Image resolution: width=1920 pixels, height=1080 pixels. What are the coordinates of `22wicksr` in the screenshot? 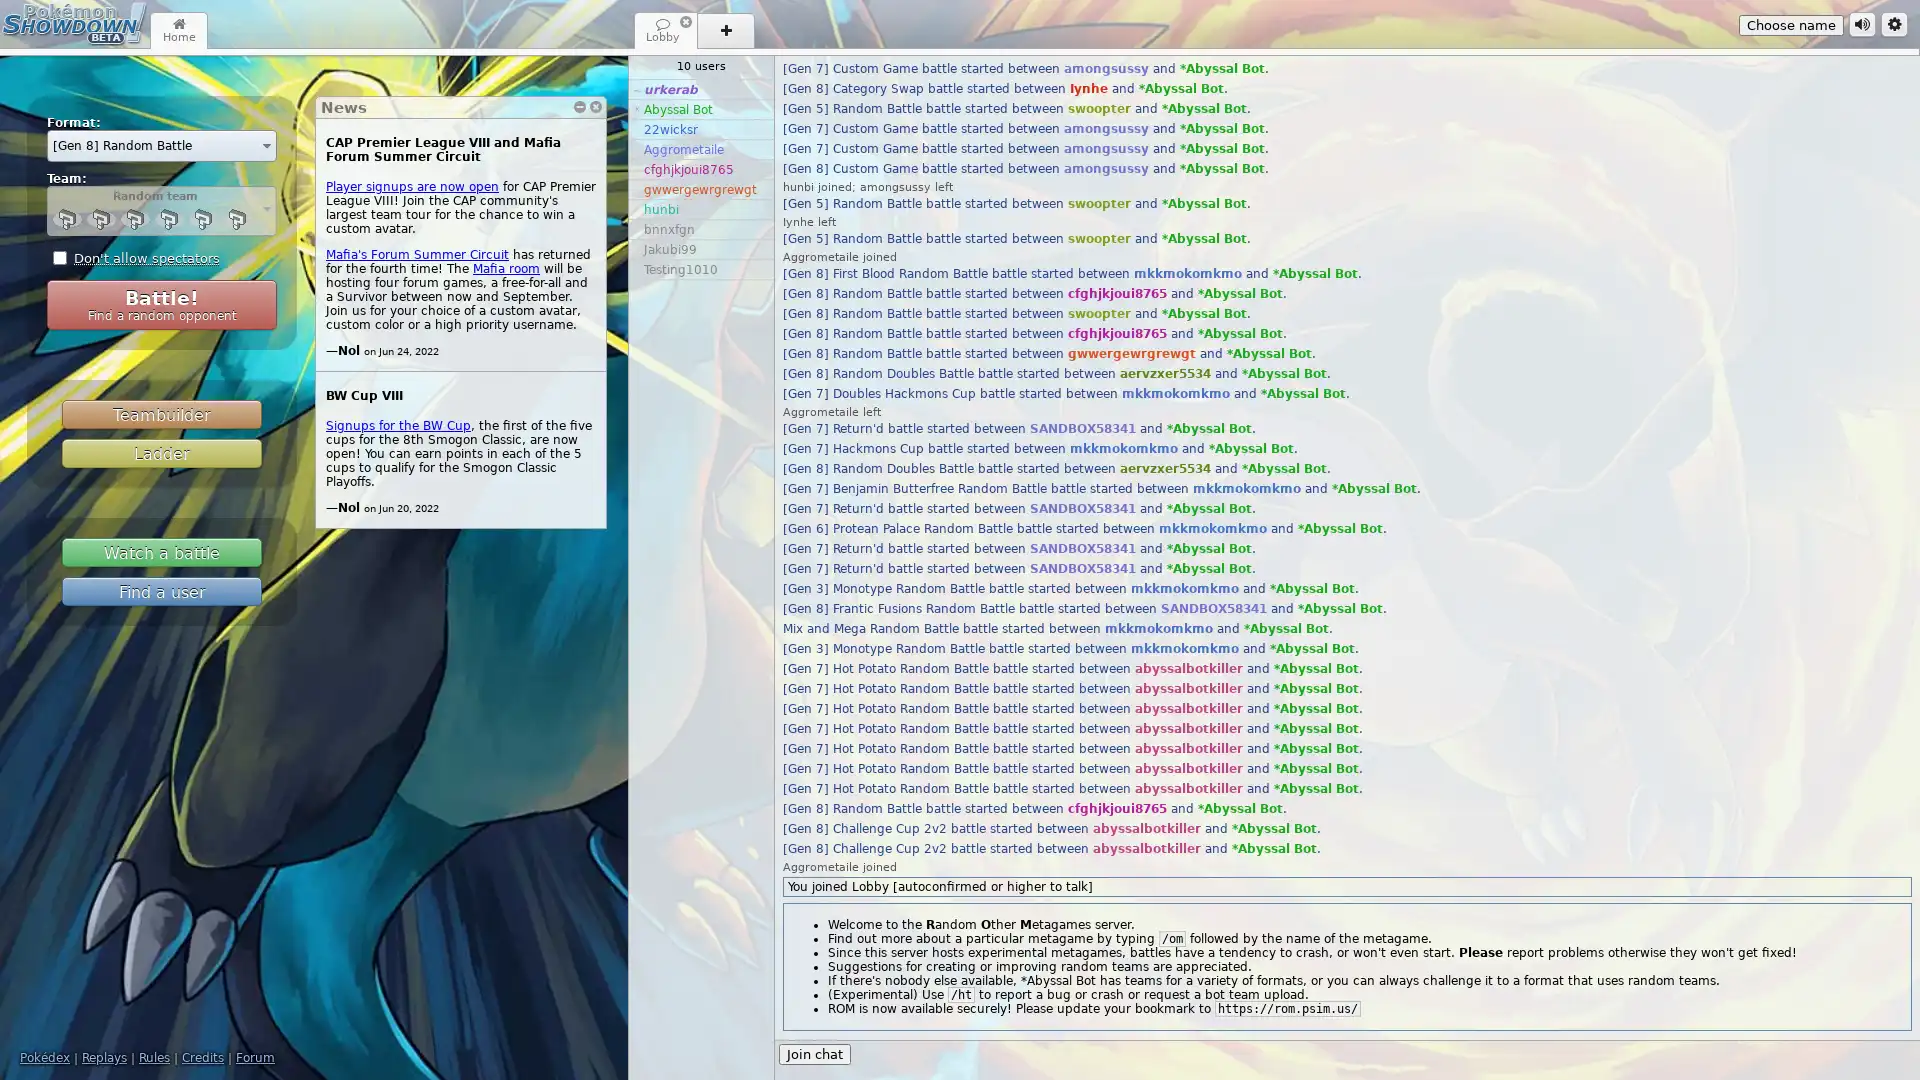 It's located at (701, 129).